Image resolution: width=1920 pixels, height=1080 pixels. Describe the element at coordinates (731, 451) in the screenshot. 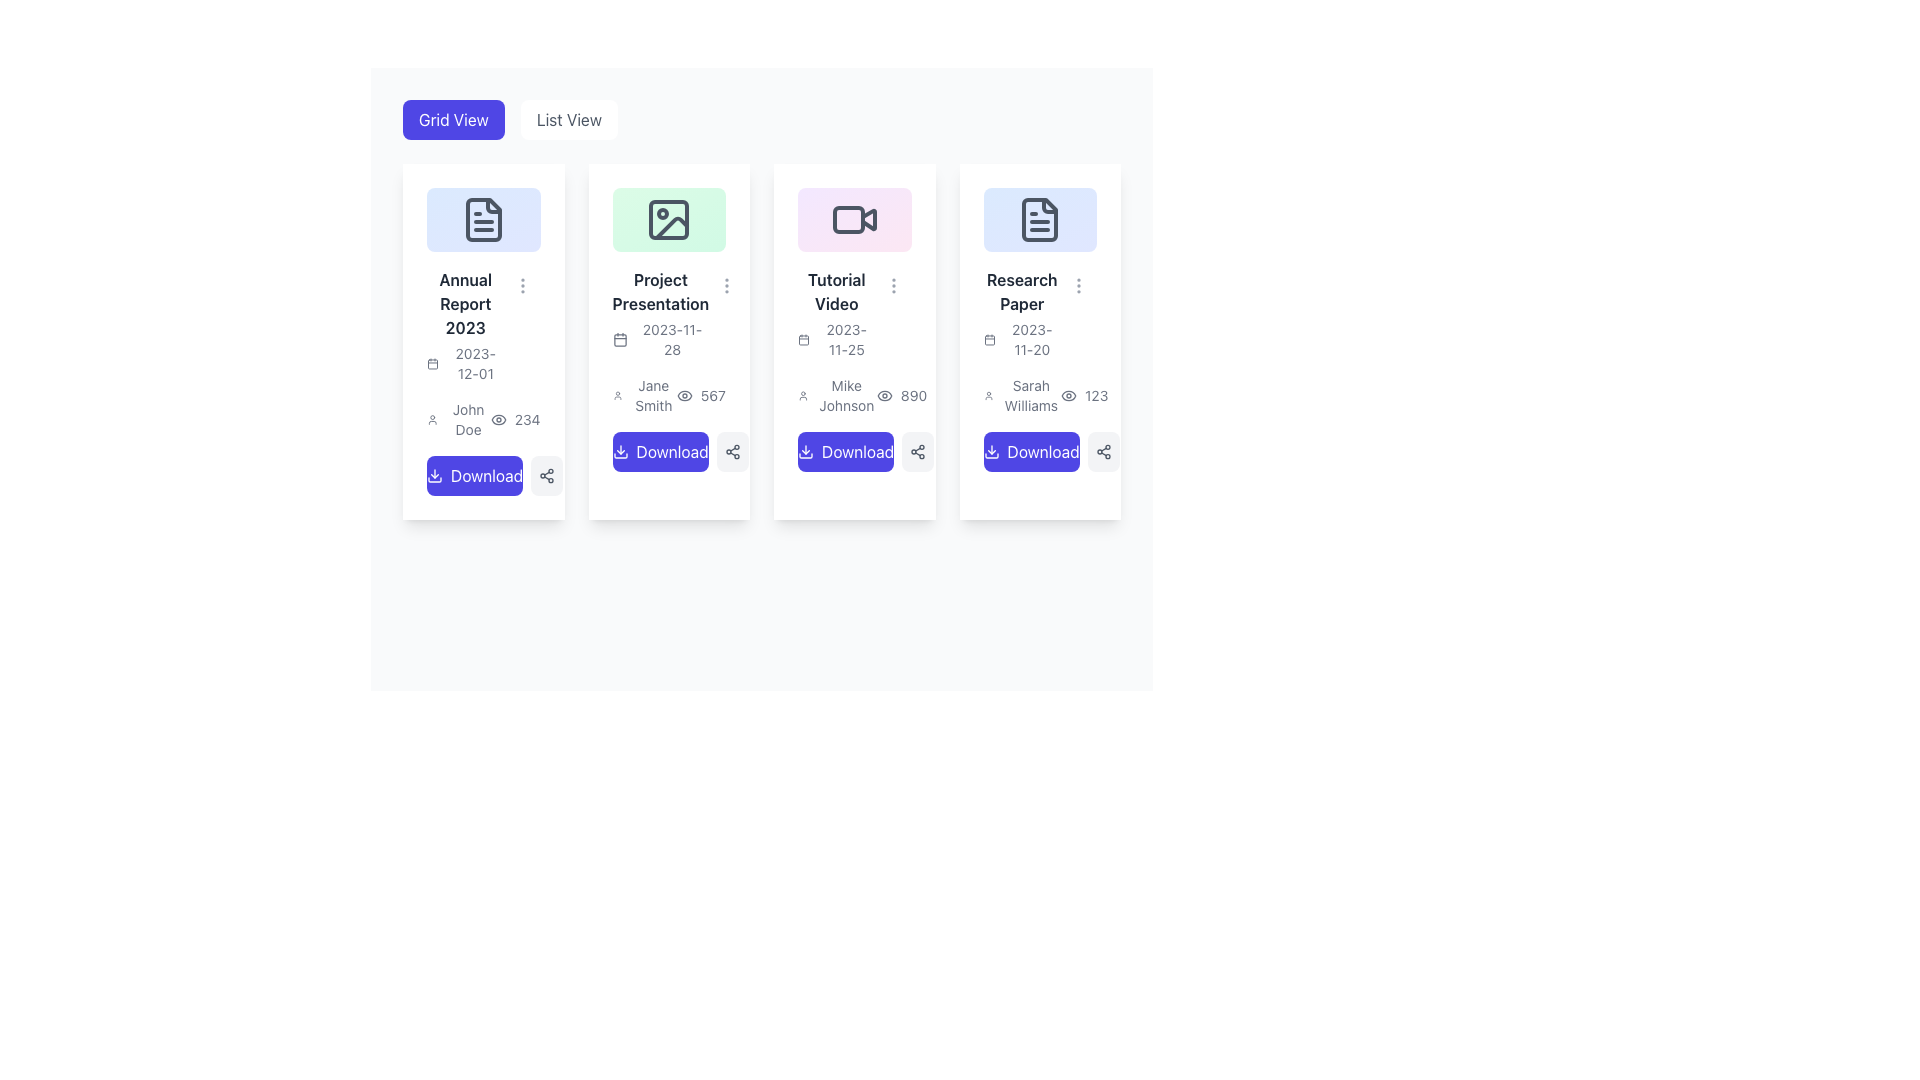

I see `the small rounded button with a sharing icon located to the right of the 'Download' button in the 'Project Presentation' card` at that location.